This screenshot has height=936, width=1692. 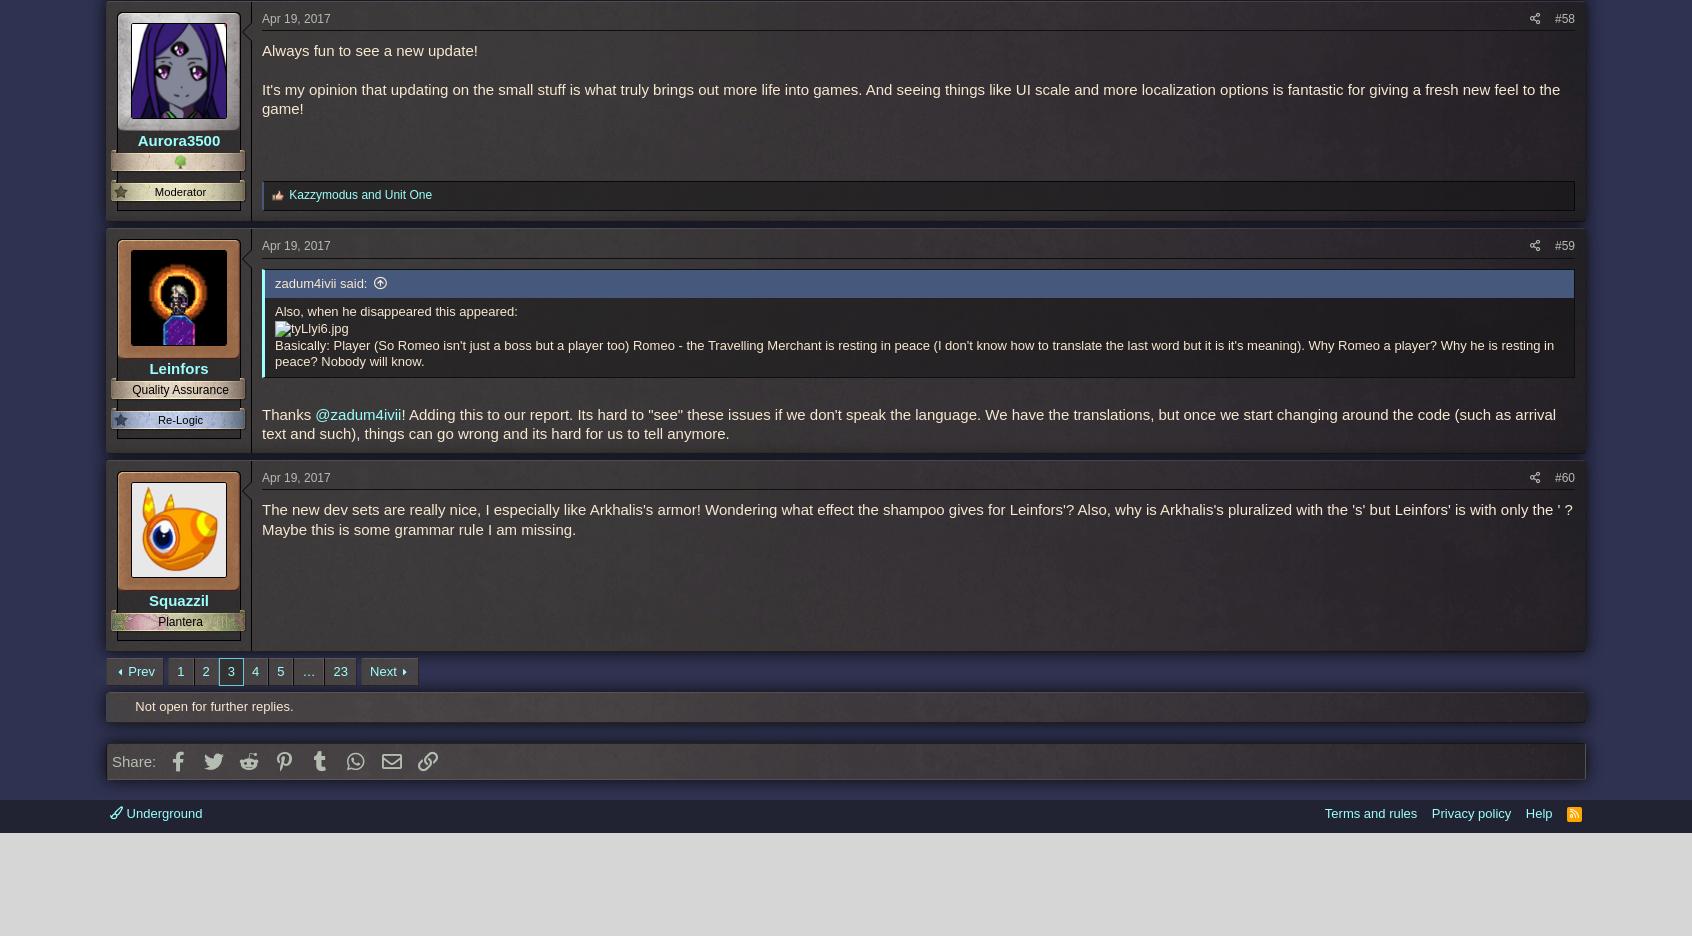 What do you see at coordinates (358, 412) in the screenshot?
I see `'@zadum4ivii'` at bounding box center [358, 412].